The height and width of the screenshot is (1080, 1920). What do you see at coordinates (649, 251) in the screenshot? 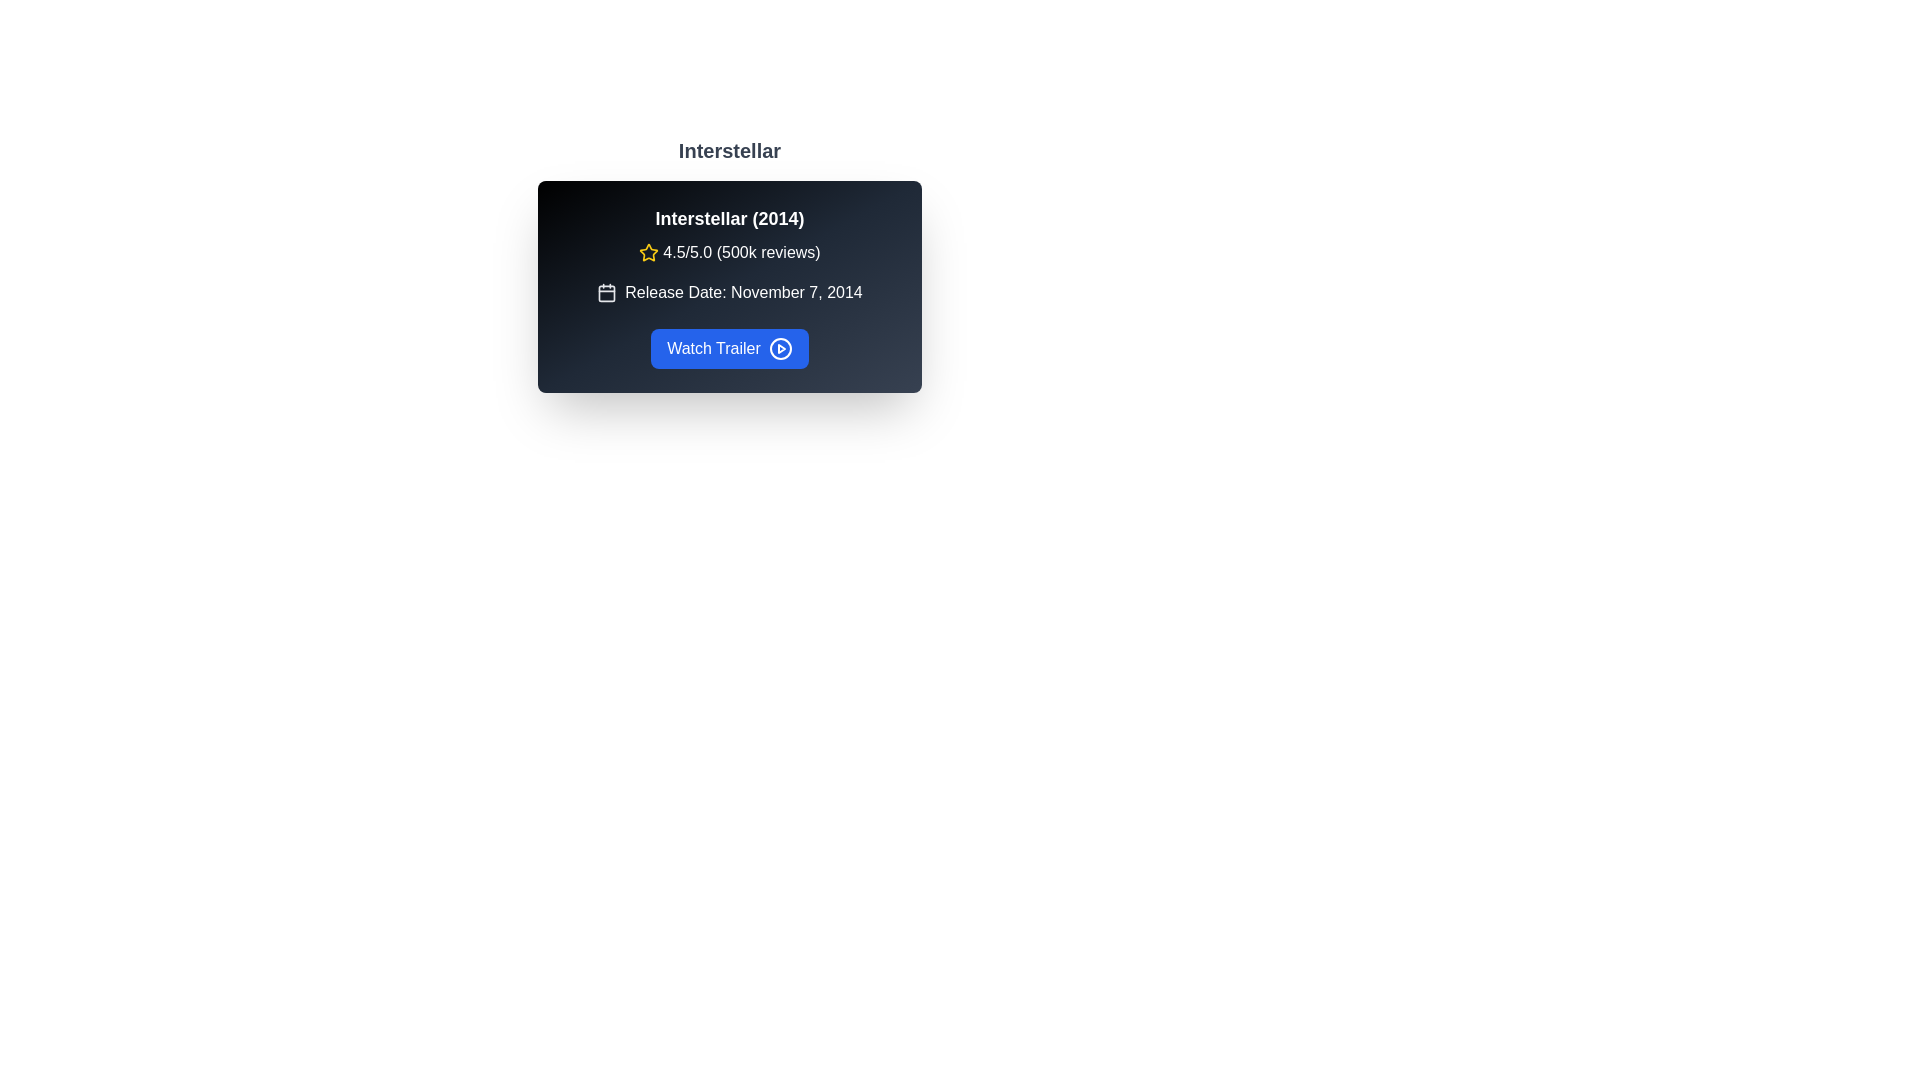
I see `the star icon representing the rating system for the movie 'Interstellar' from its current position` at bounding box center [649, 251].